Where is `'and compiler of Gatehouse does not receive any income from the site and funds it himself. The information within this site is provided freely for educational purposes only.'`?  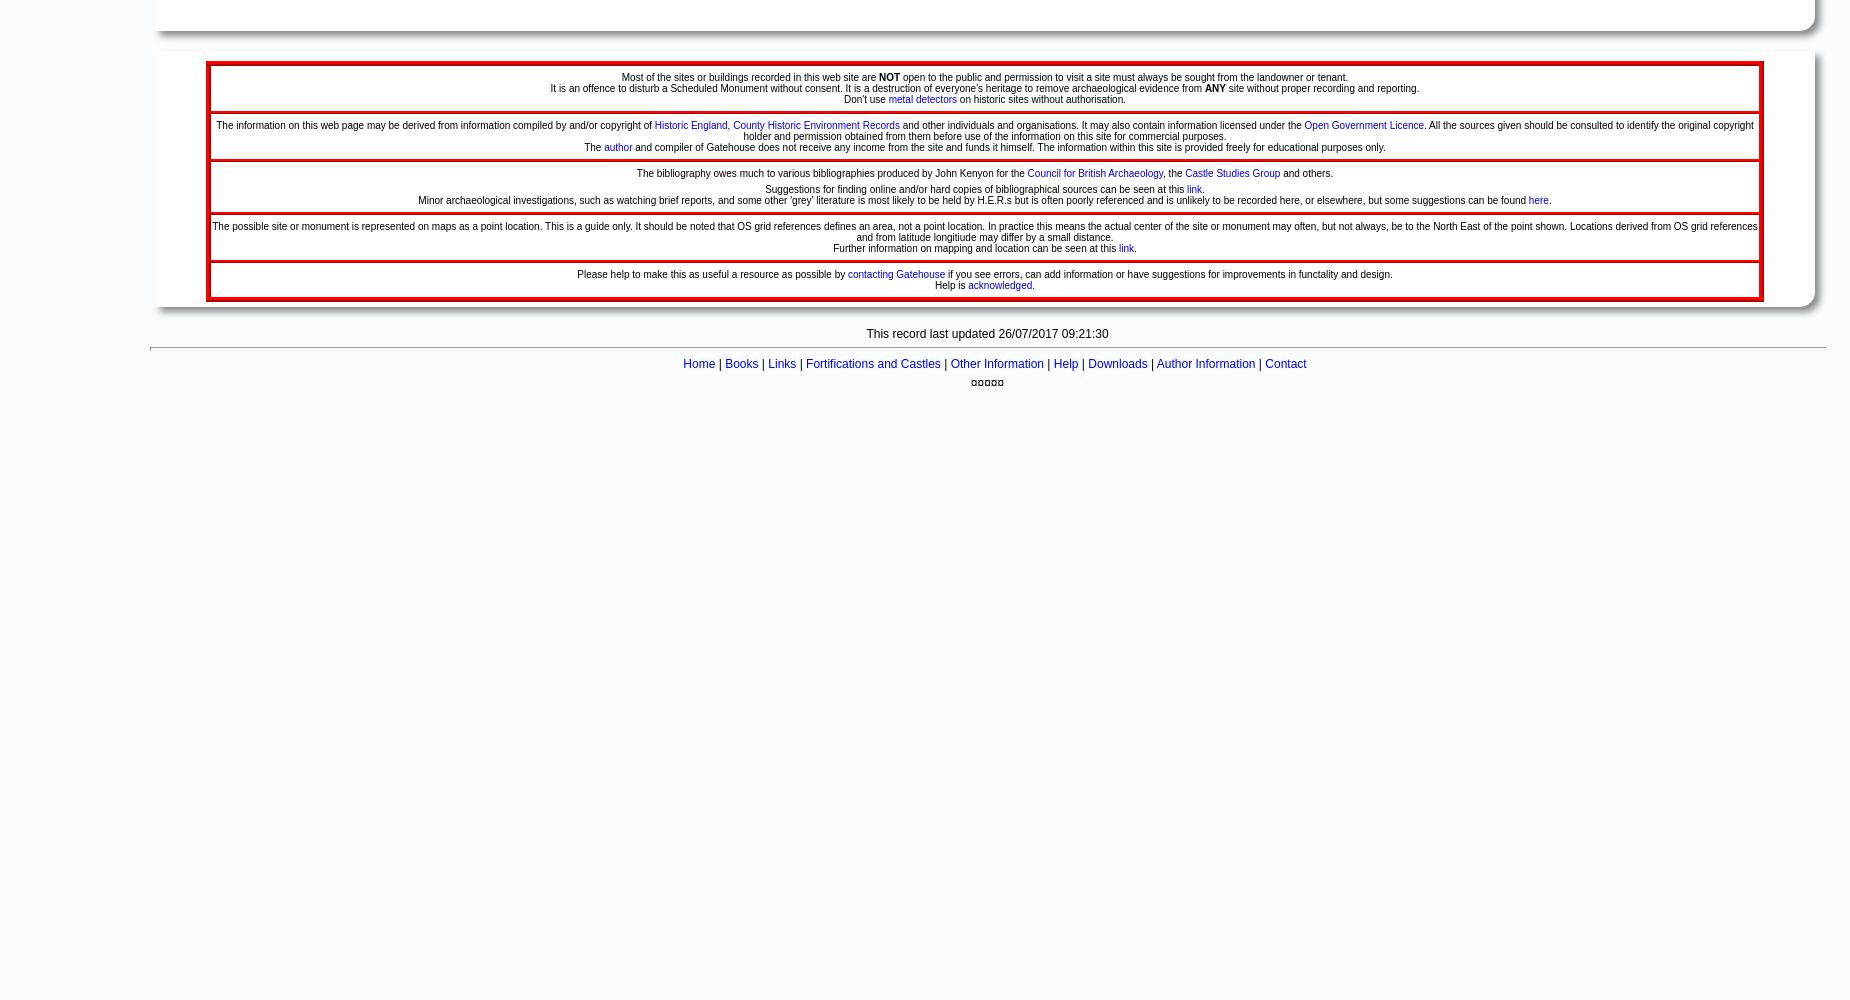
'and compiler of Gatehouse does not receive any income from the site and funds it himself. The information within this site is provided freely for educational purposes only.' is located at coordinates (631, 147).